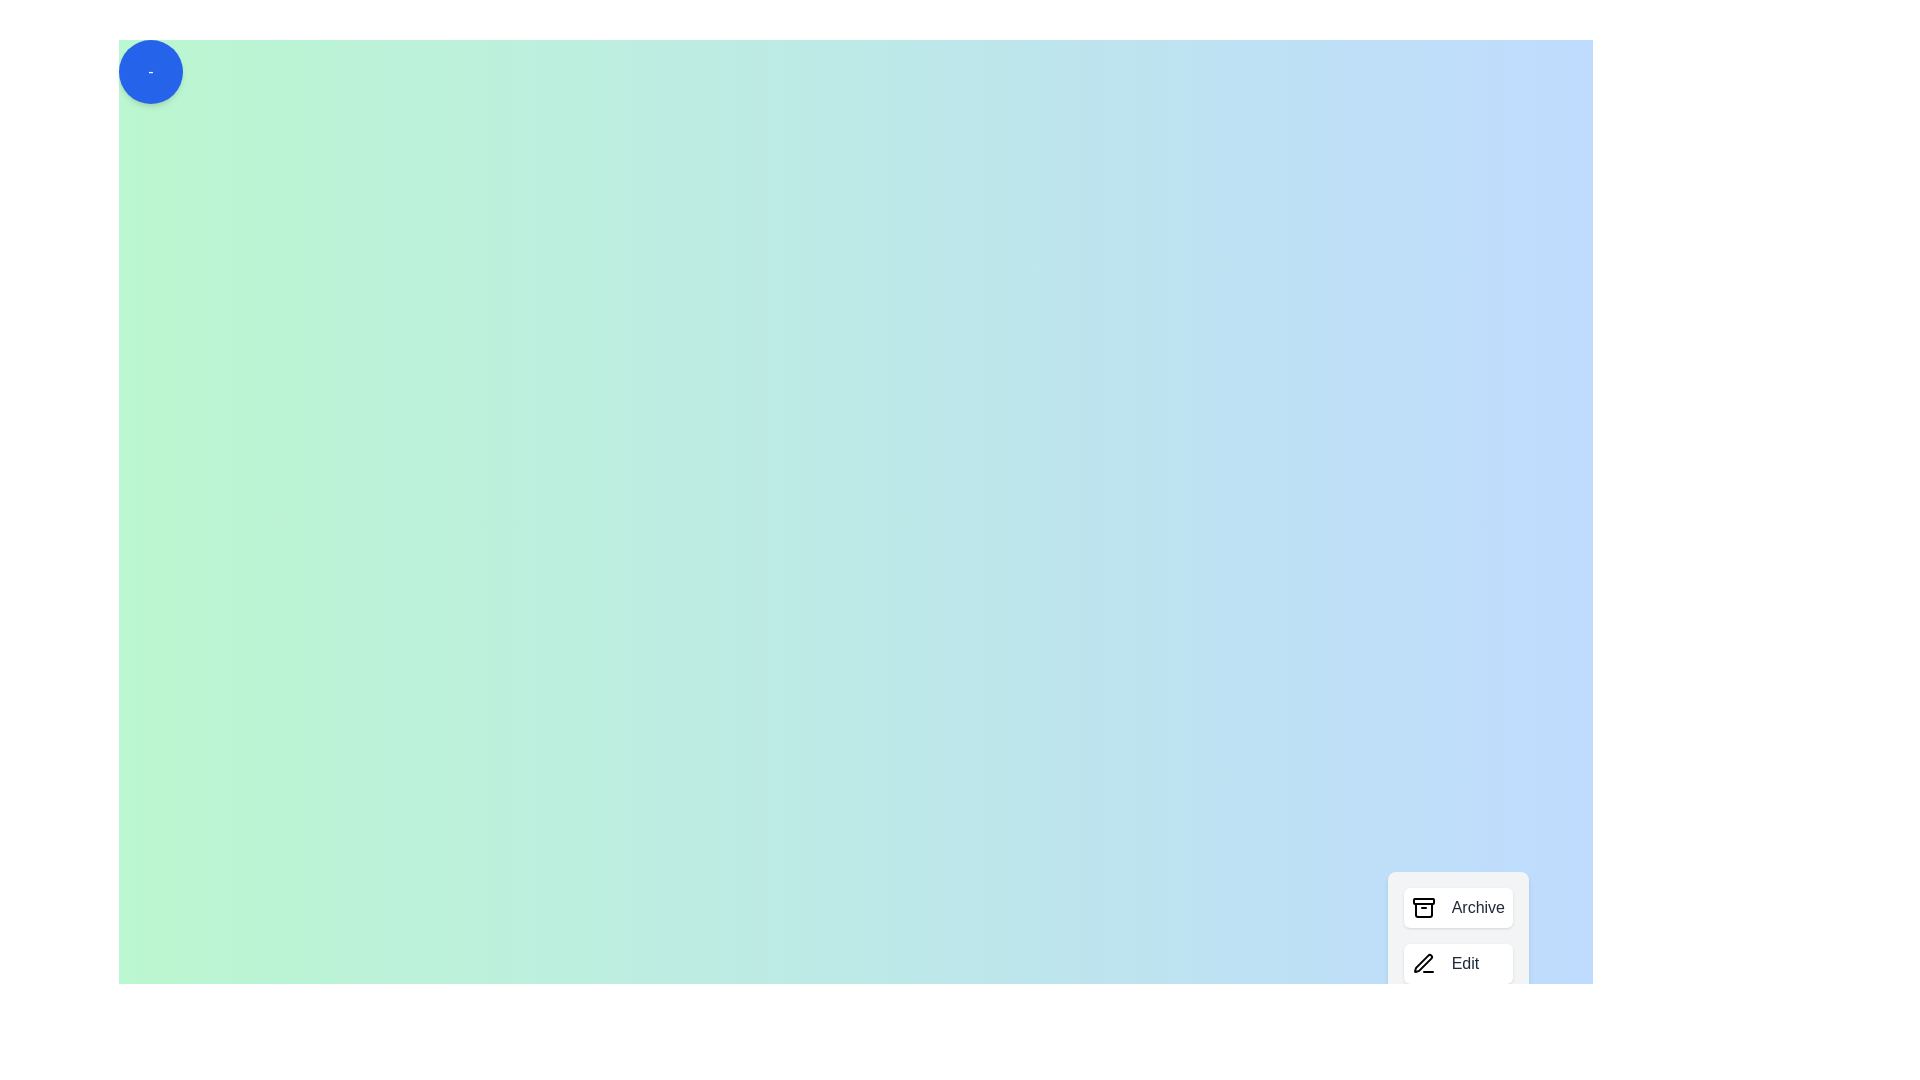 Image resolution: width=1920 pixels, height=1080 pixels. What do you see at coordinates (1458, 963) in the screenshot?
I see `the edit button located at the bottom of a vertical stack of three buttons, positioned below the 'Archive' button and above the 'Delete' button` at bounding box center [1458, 963].